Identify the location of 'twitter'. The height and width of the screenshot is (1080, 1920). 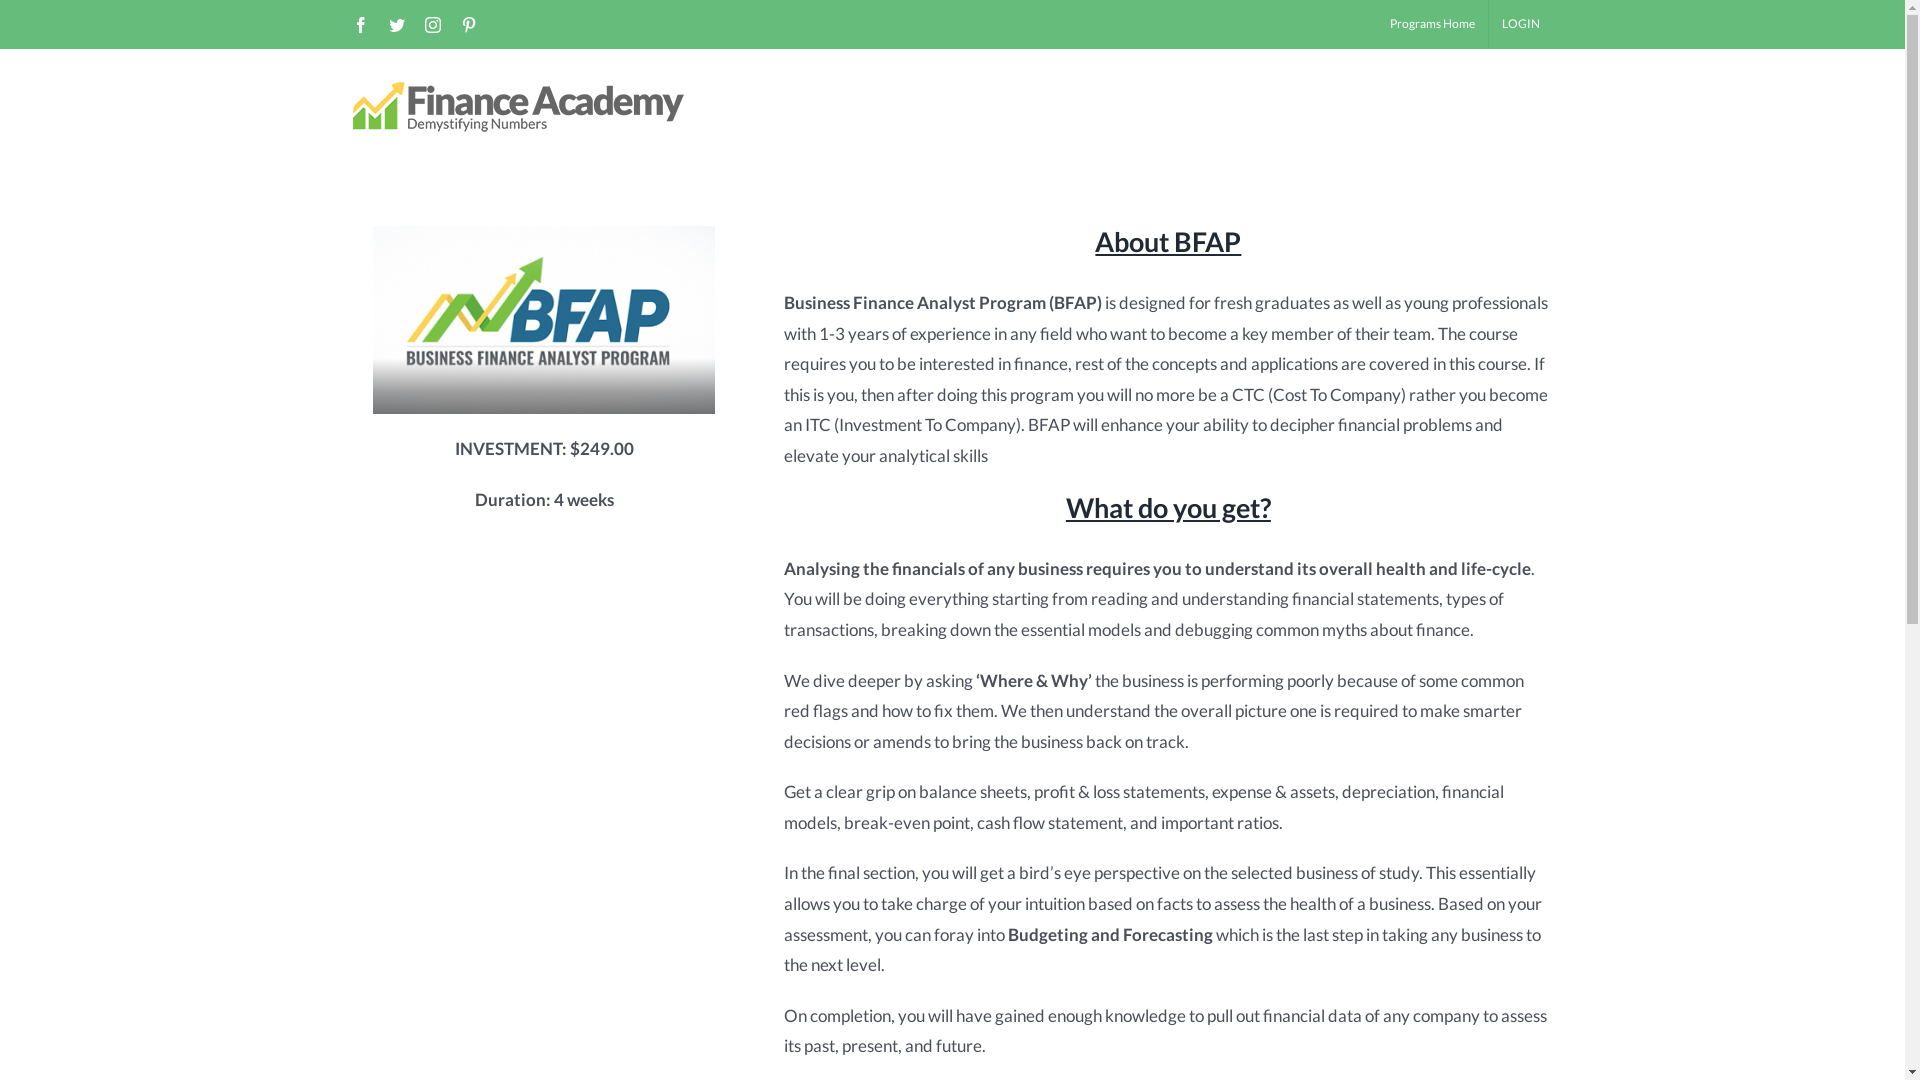
(395, 23).